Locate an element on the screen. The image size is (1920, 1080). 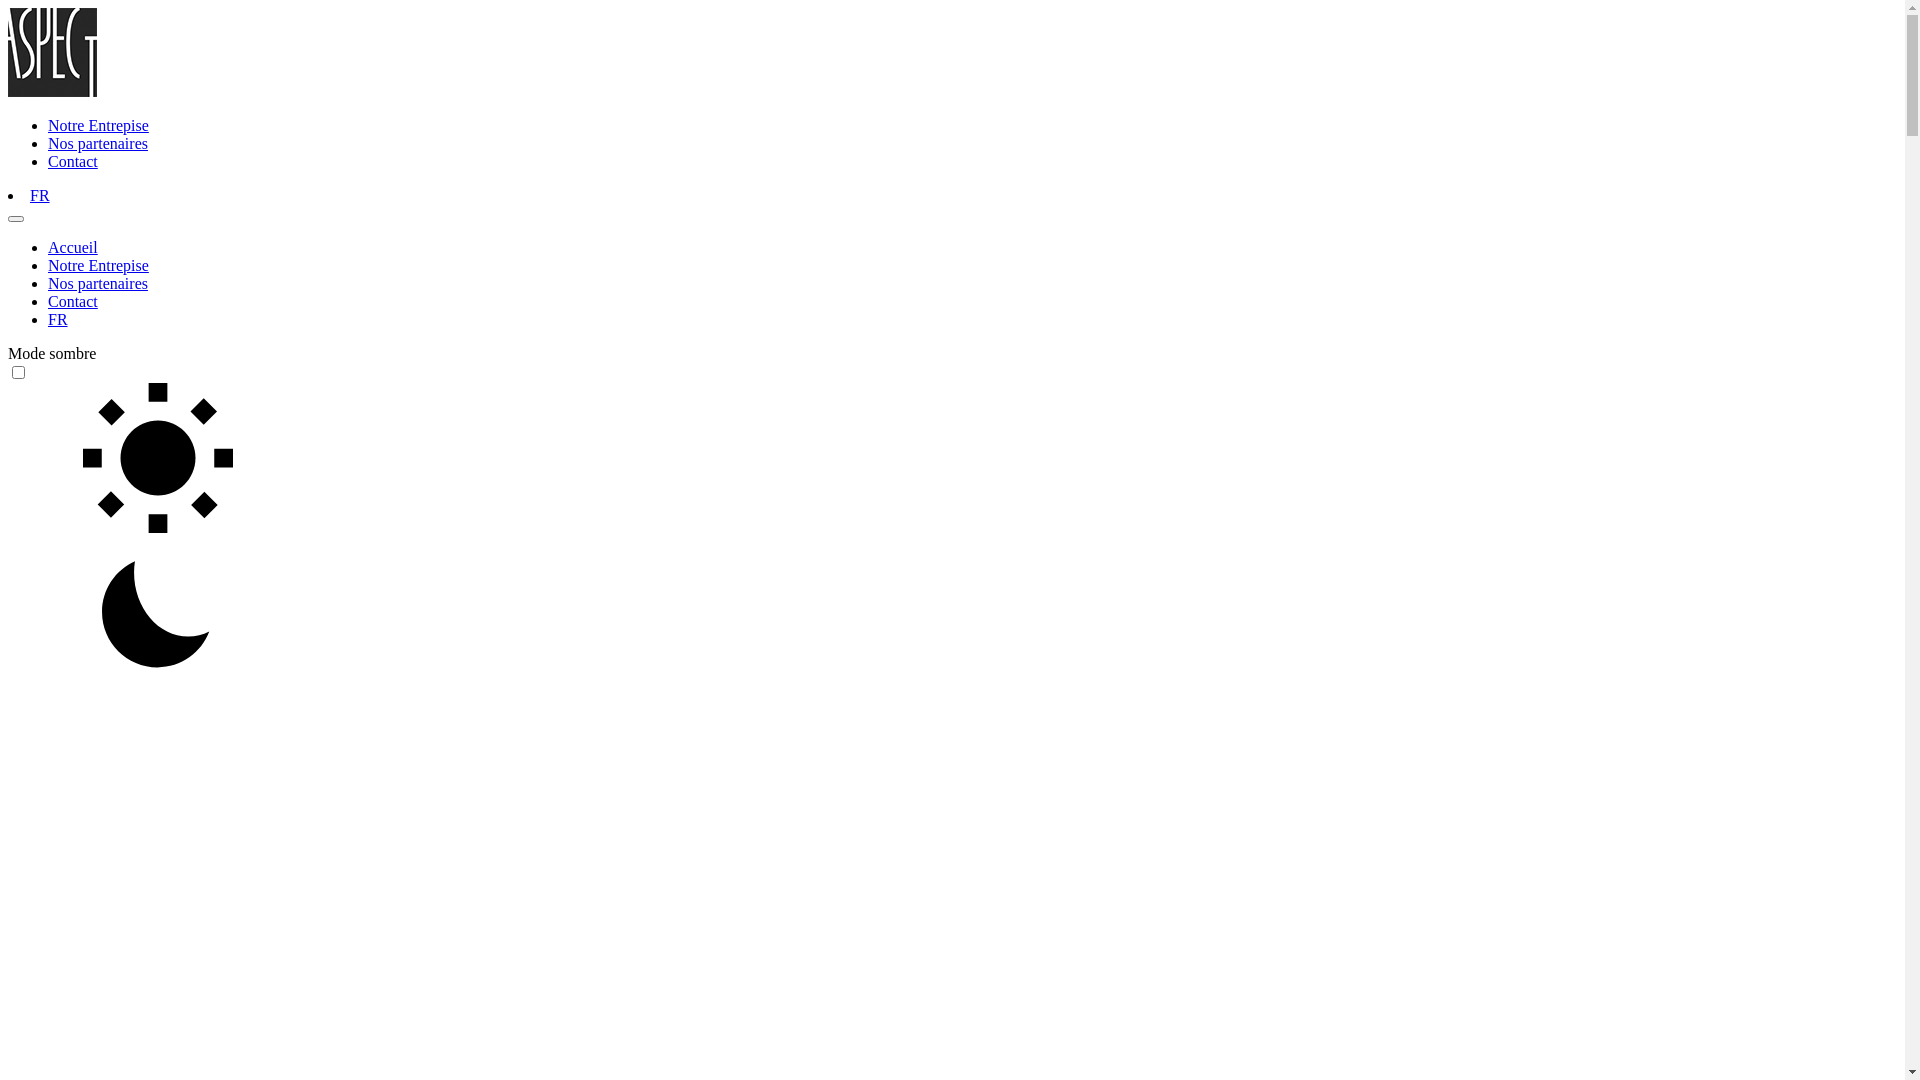
'Nos partenaires' is located at coordinates (96, 142).